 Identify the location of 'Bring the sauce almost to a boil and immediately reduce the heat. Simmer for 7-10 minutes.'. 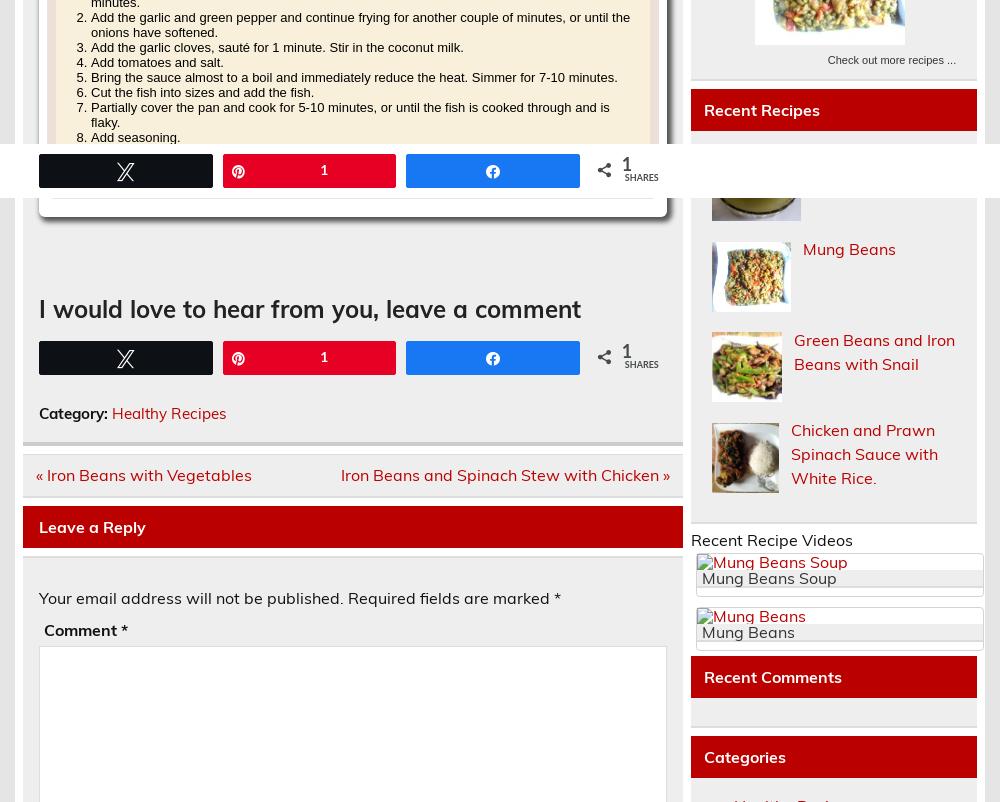
(353, 75).